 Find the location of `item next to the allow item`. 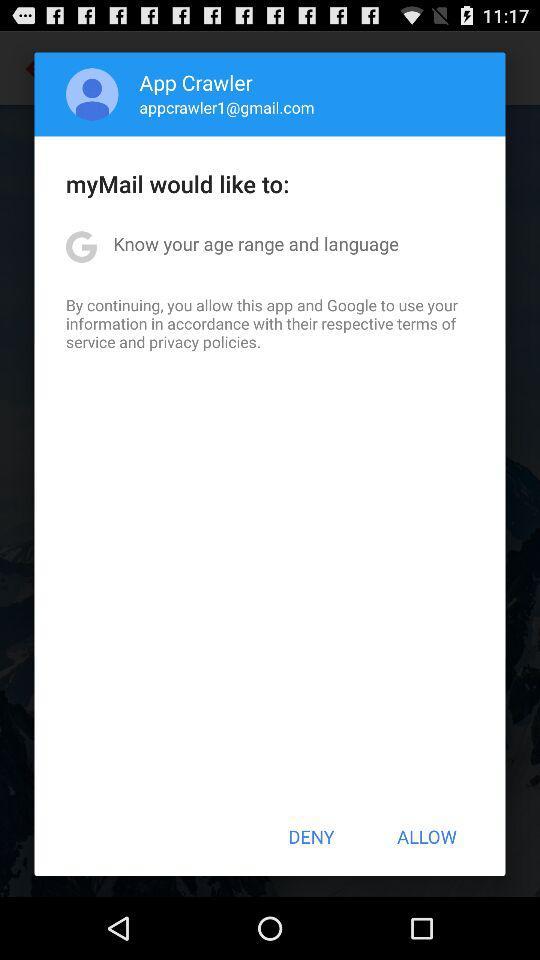

item next to the allow item is located at coordinates (311, 836).